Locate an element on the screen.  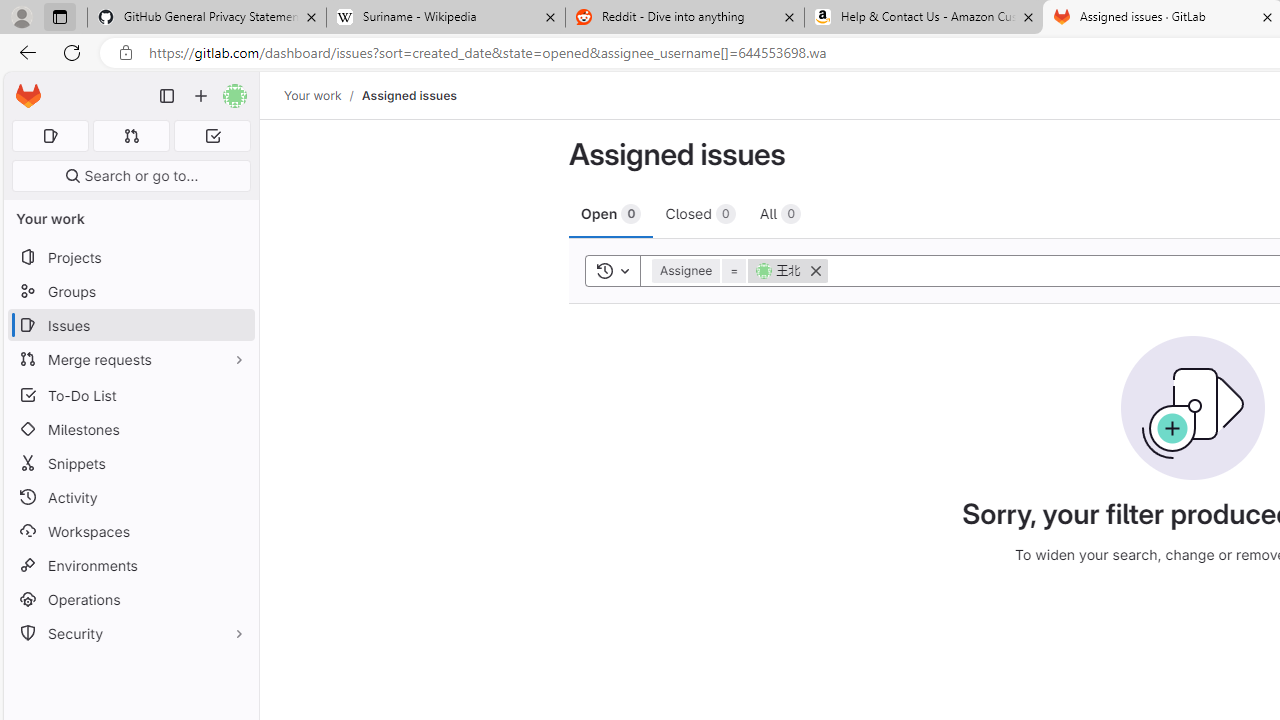
'Toggle history' is located at coordinates (612, 270).